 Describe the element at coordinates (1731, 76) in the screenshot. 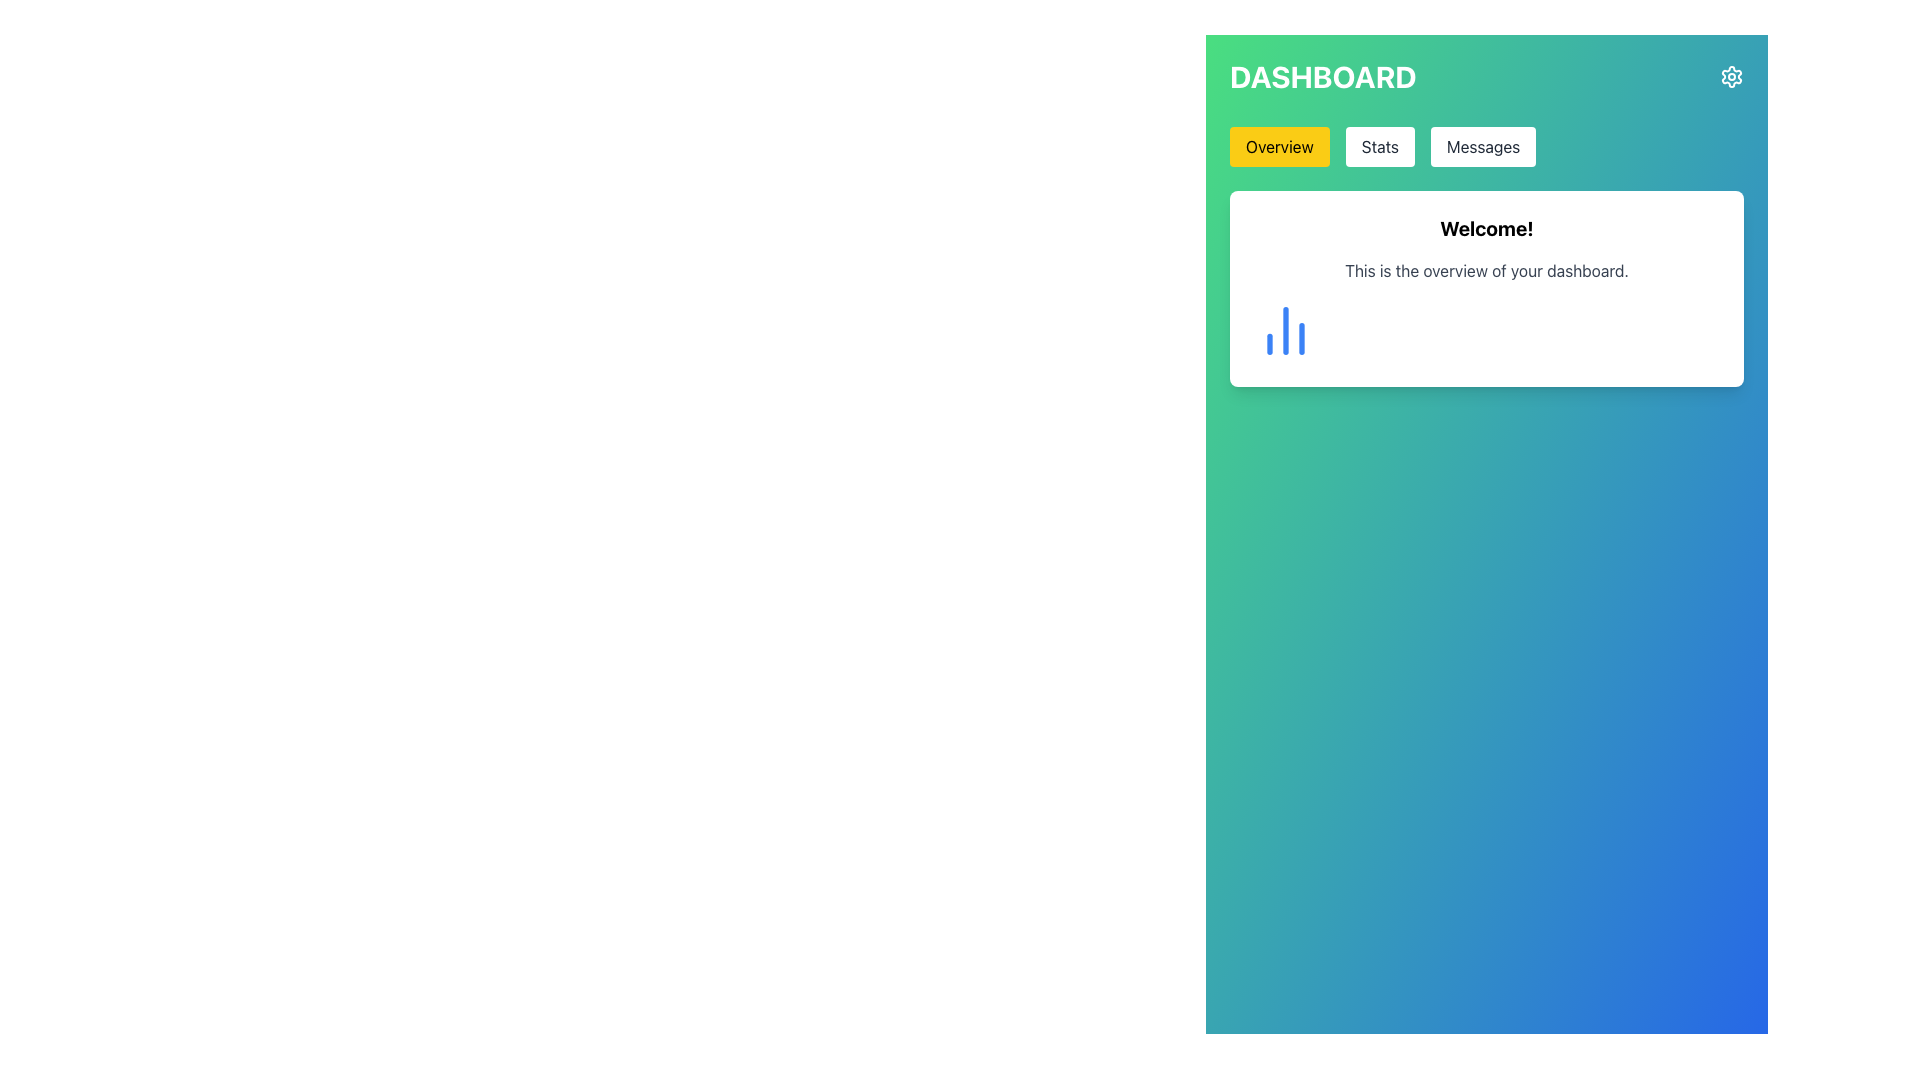

I see `the graphical gear icon located in the top-right corner of the interface within the vertical navigation pane` at that location.